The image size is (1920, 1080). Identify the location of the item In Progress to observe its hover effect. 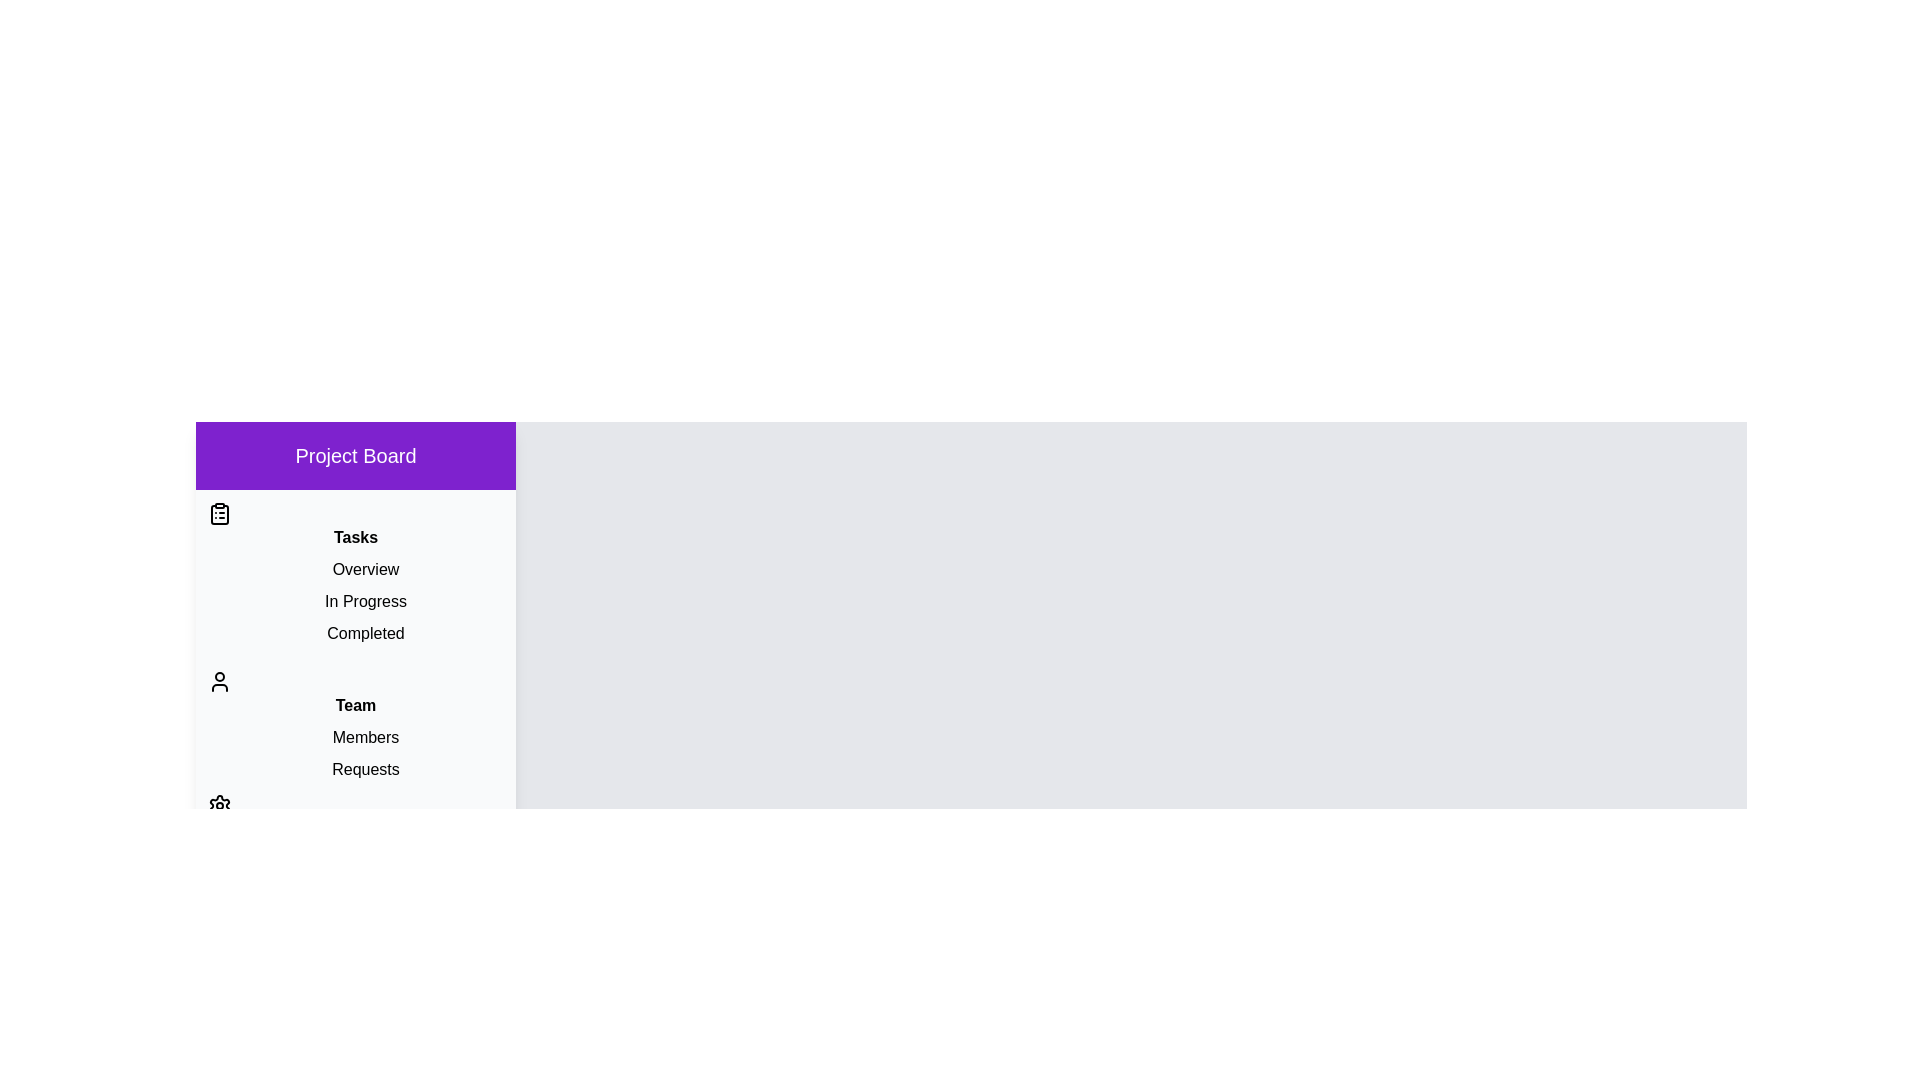
(355, 600).